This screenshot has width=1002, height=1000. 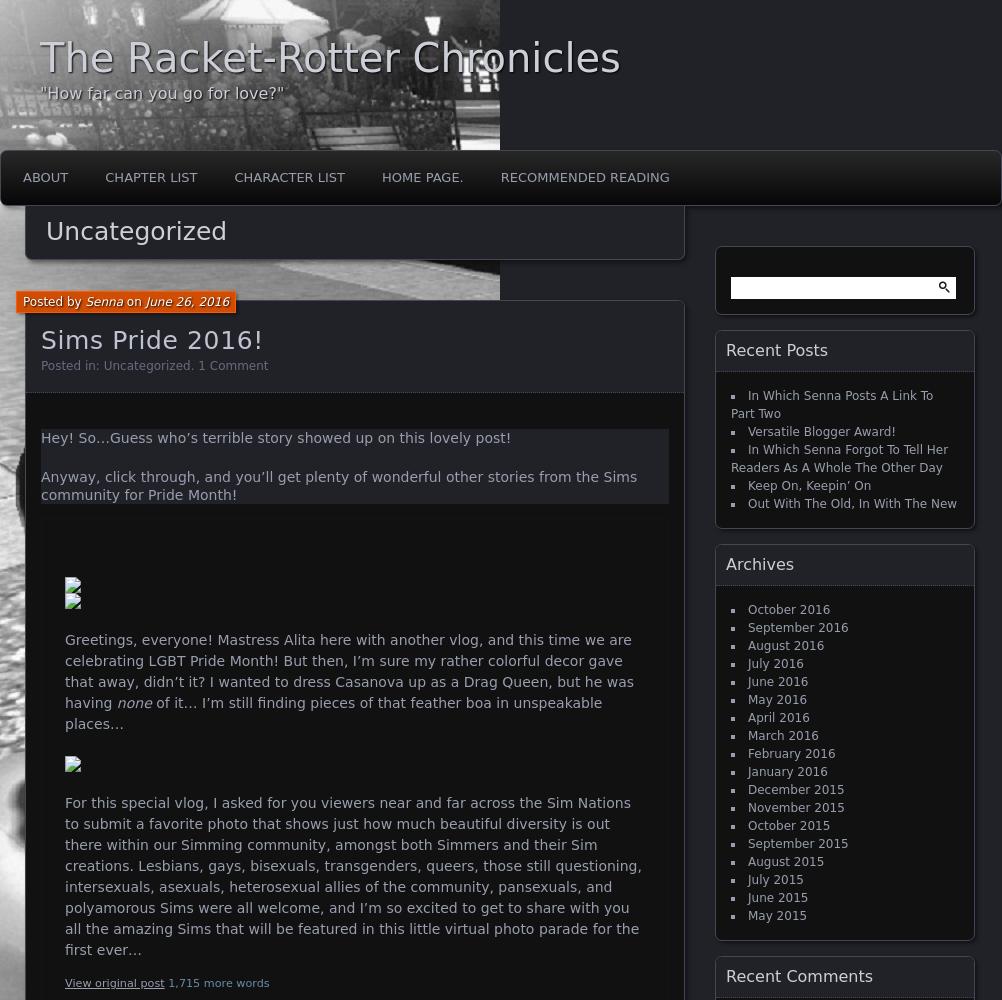 What do you see at coordinates (839, 458) in the screenshot?
I see `'In Which Senna Forgot To Tell Her Readers As A Whole The Other Day'` at bounding box center [839, 458].